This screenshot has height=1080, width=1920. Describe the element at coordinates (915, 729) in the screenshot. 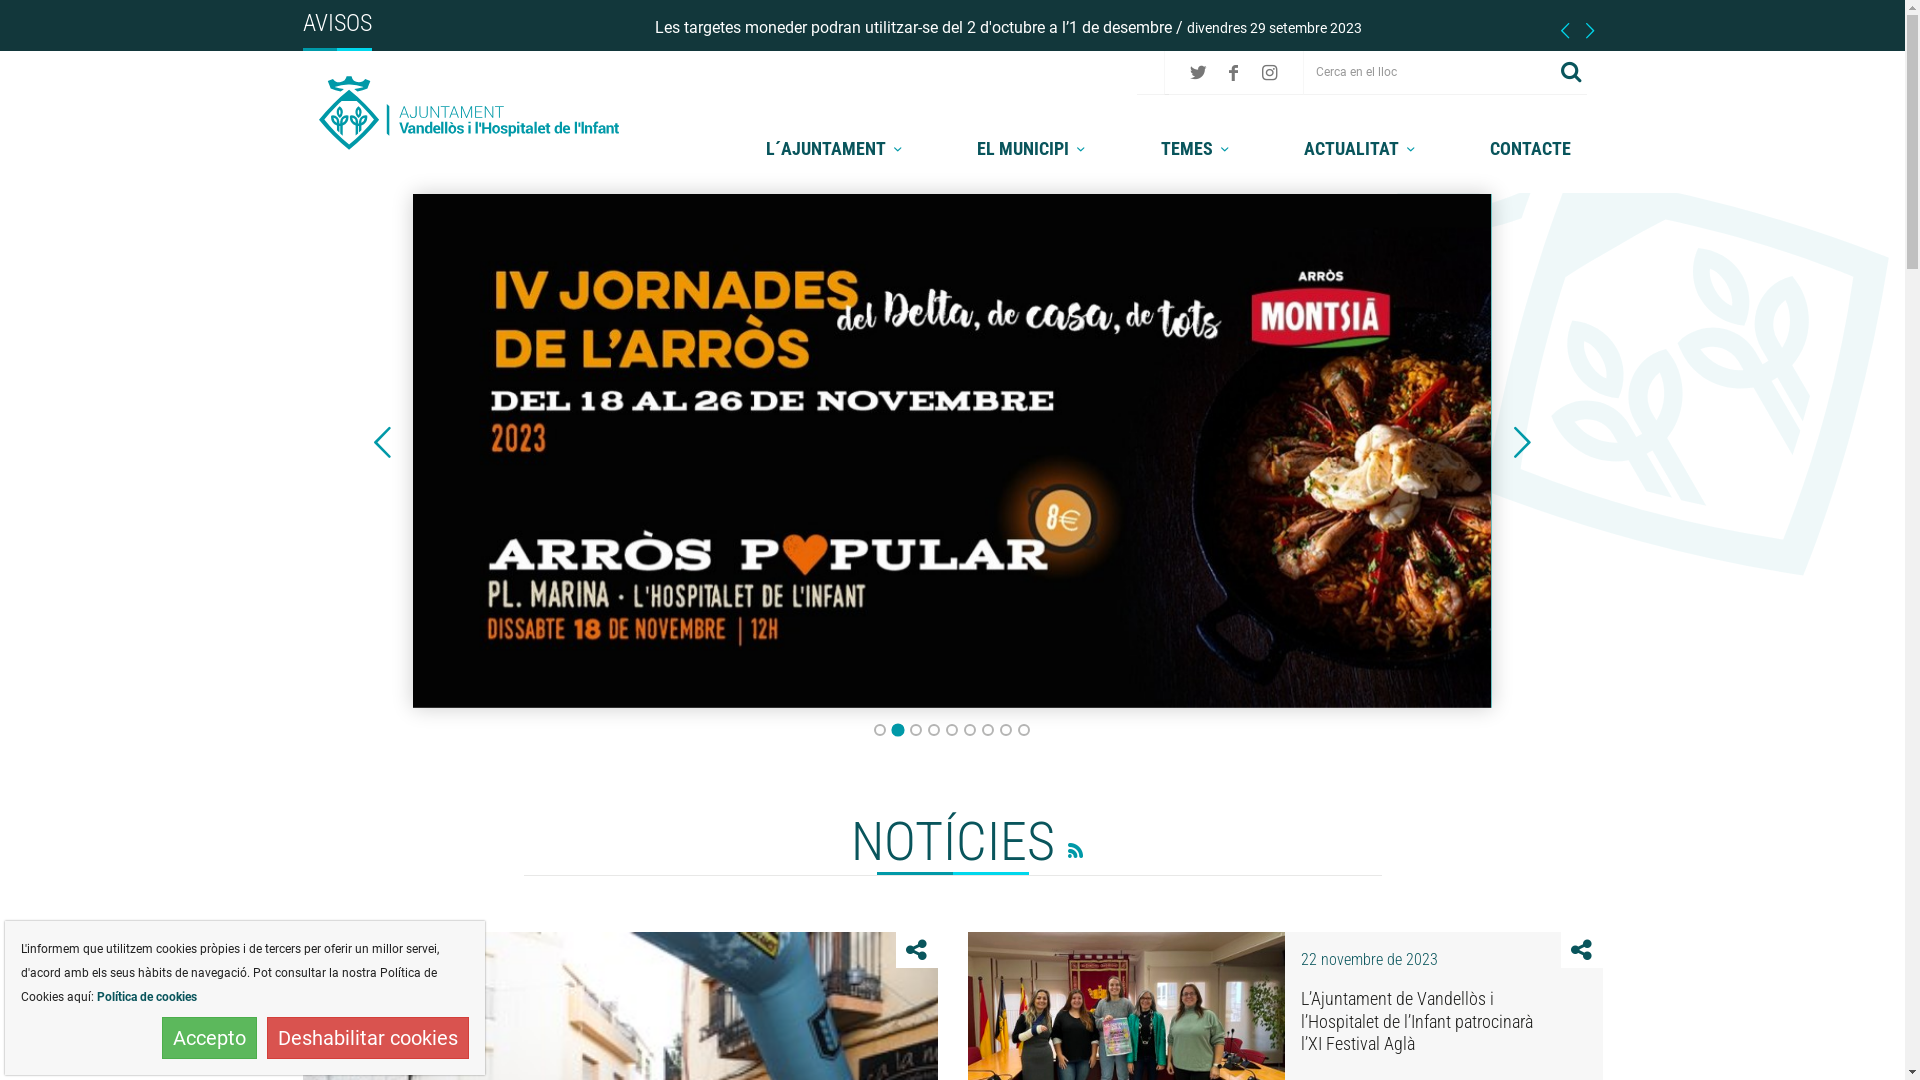

I see `'3'` at that location.